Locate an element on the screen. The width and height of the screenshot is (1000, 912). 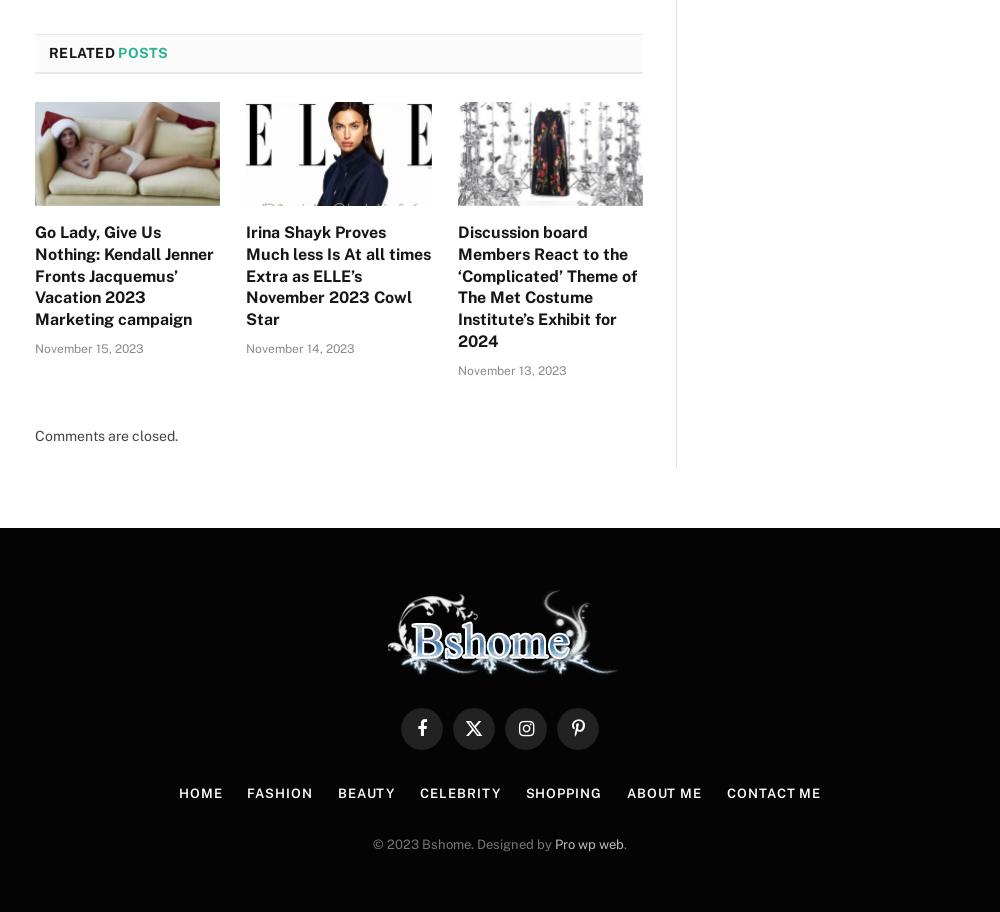
'Celebrity' is located at coordinates (459, 793).